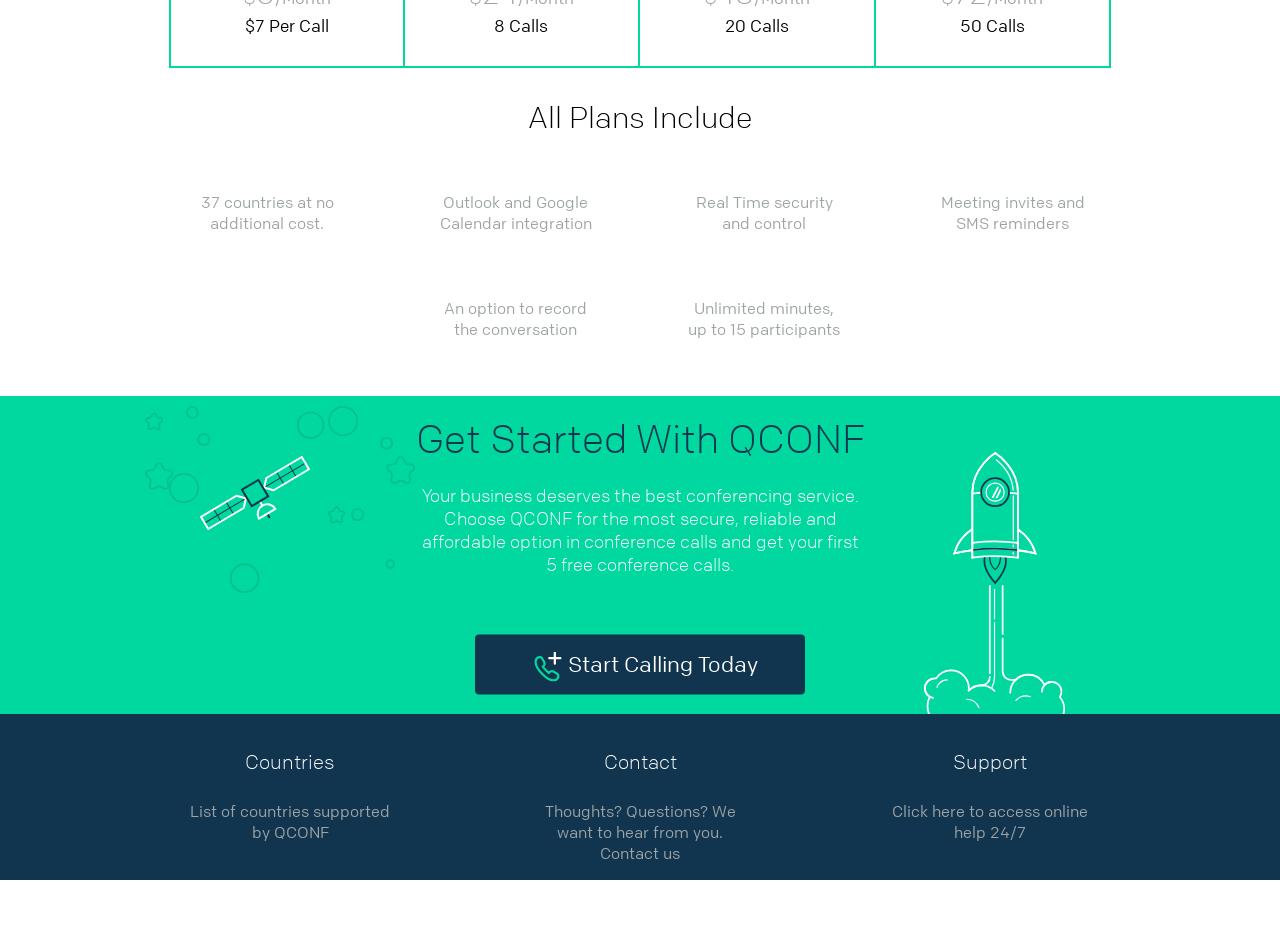  I want to click on 'Outlook and Google Calendar integration', so click(514, 213).